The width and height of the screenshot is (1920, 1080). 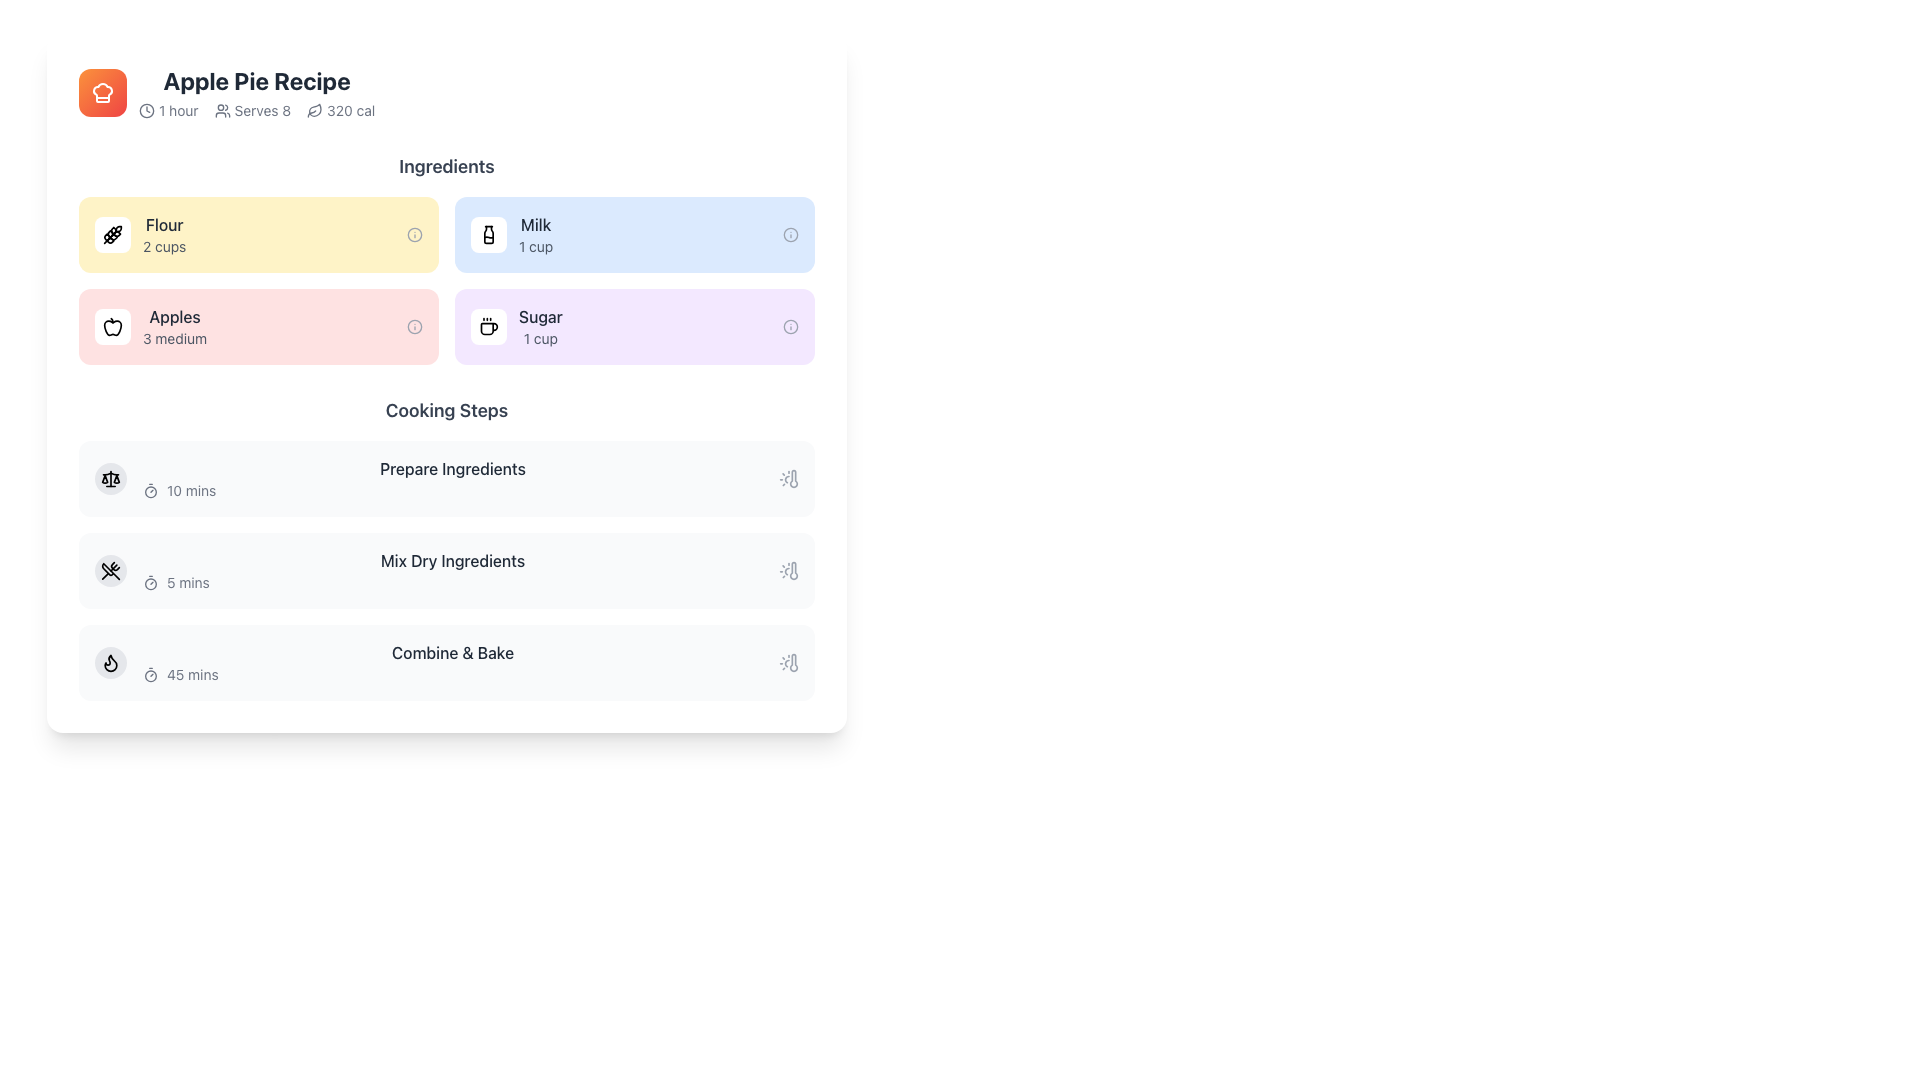 What do you see at coordinates (256, 111) in the screenshot?
I see `informational text group displaying metadata about the recipe, which includes '1 hour', 'Serves 8', and '320 cal', located beneath the title 'Apple Pie Recipe'` at bounding box center [256, 111].